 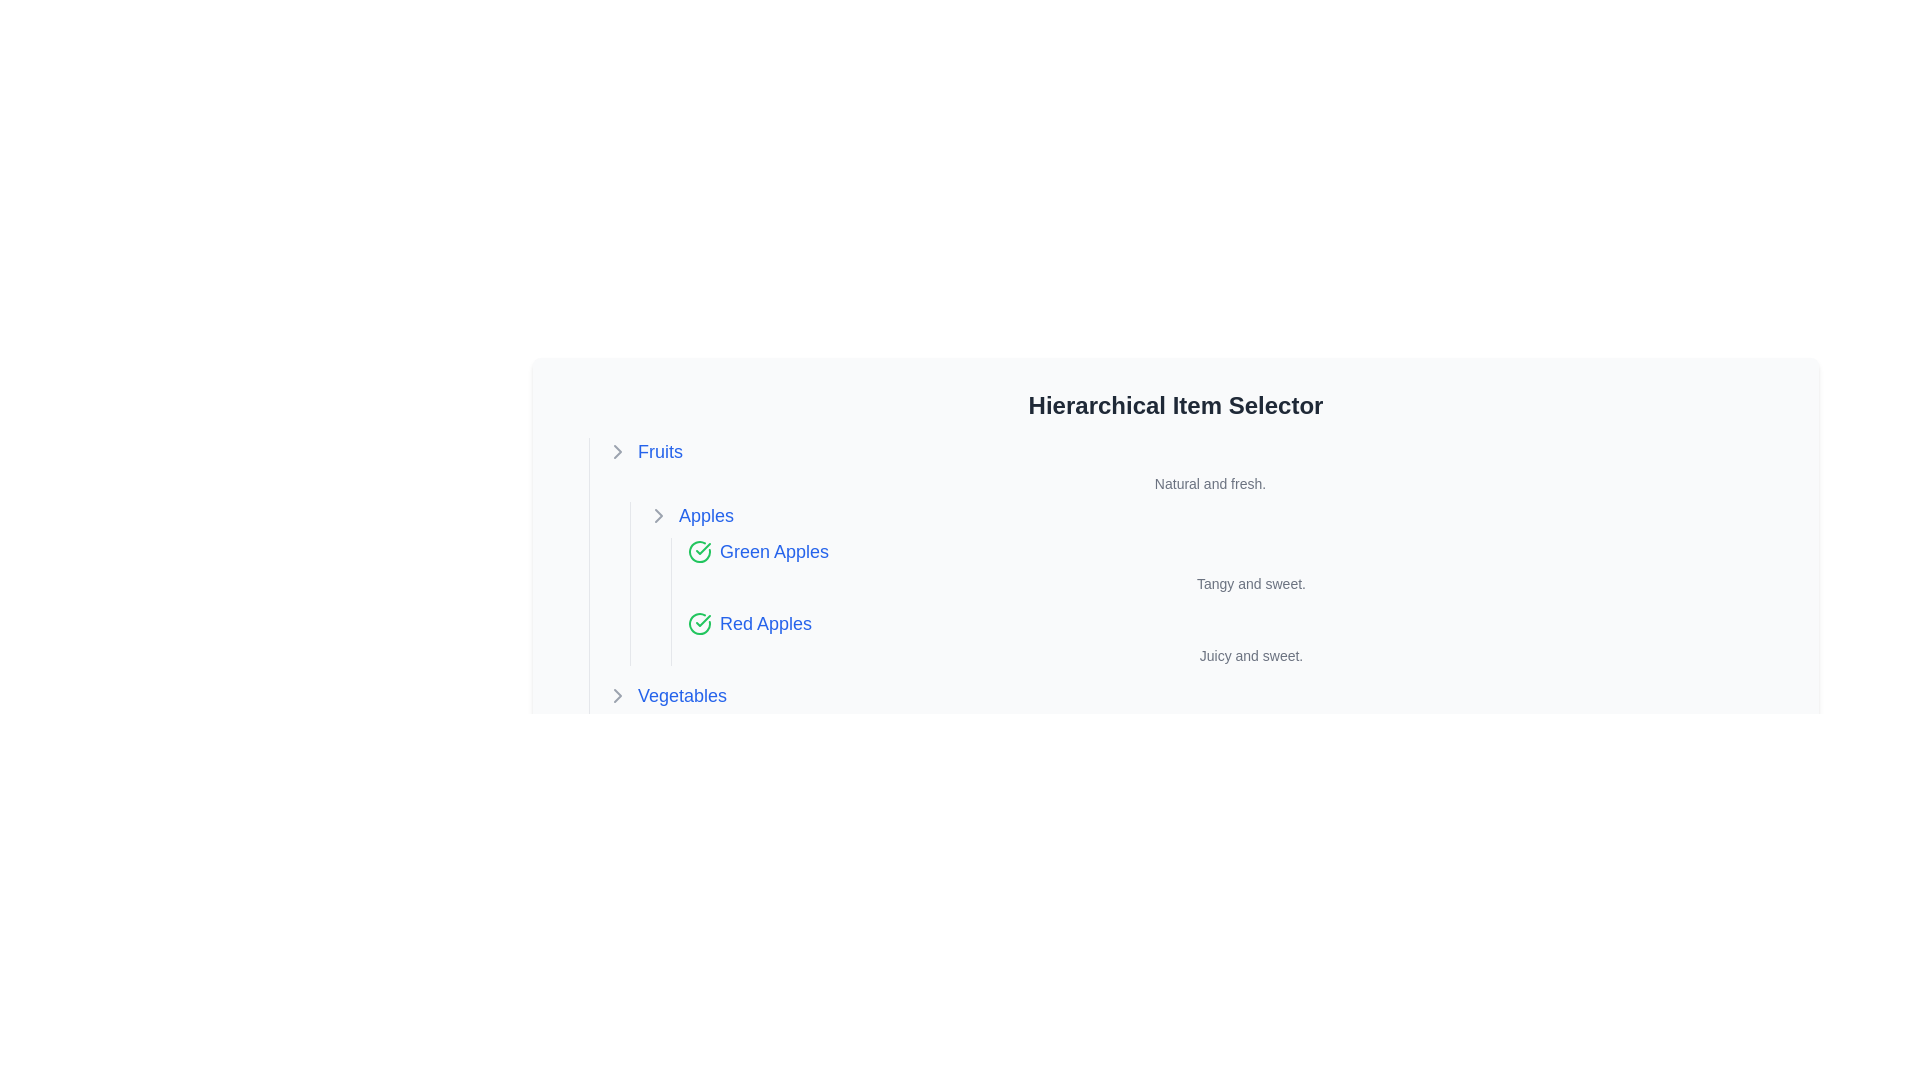 What do you see at coordinates (1236, 583) in the screenshot?
I see `the supplementary descriptive information text snippet located directly below the 'Green Apples' entry in the hierarchical item selector interface` at bounding box center [1236, 583].